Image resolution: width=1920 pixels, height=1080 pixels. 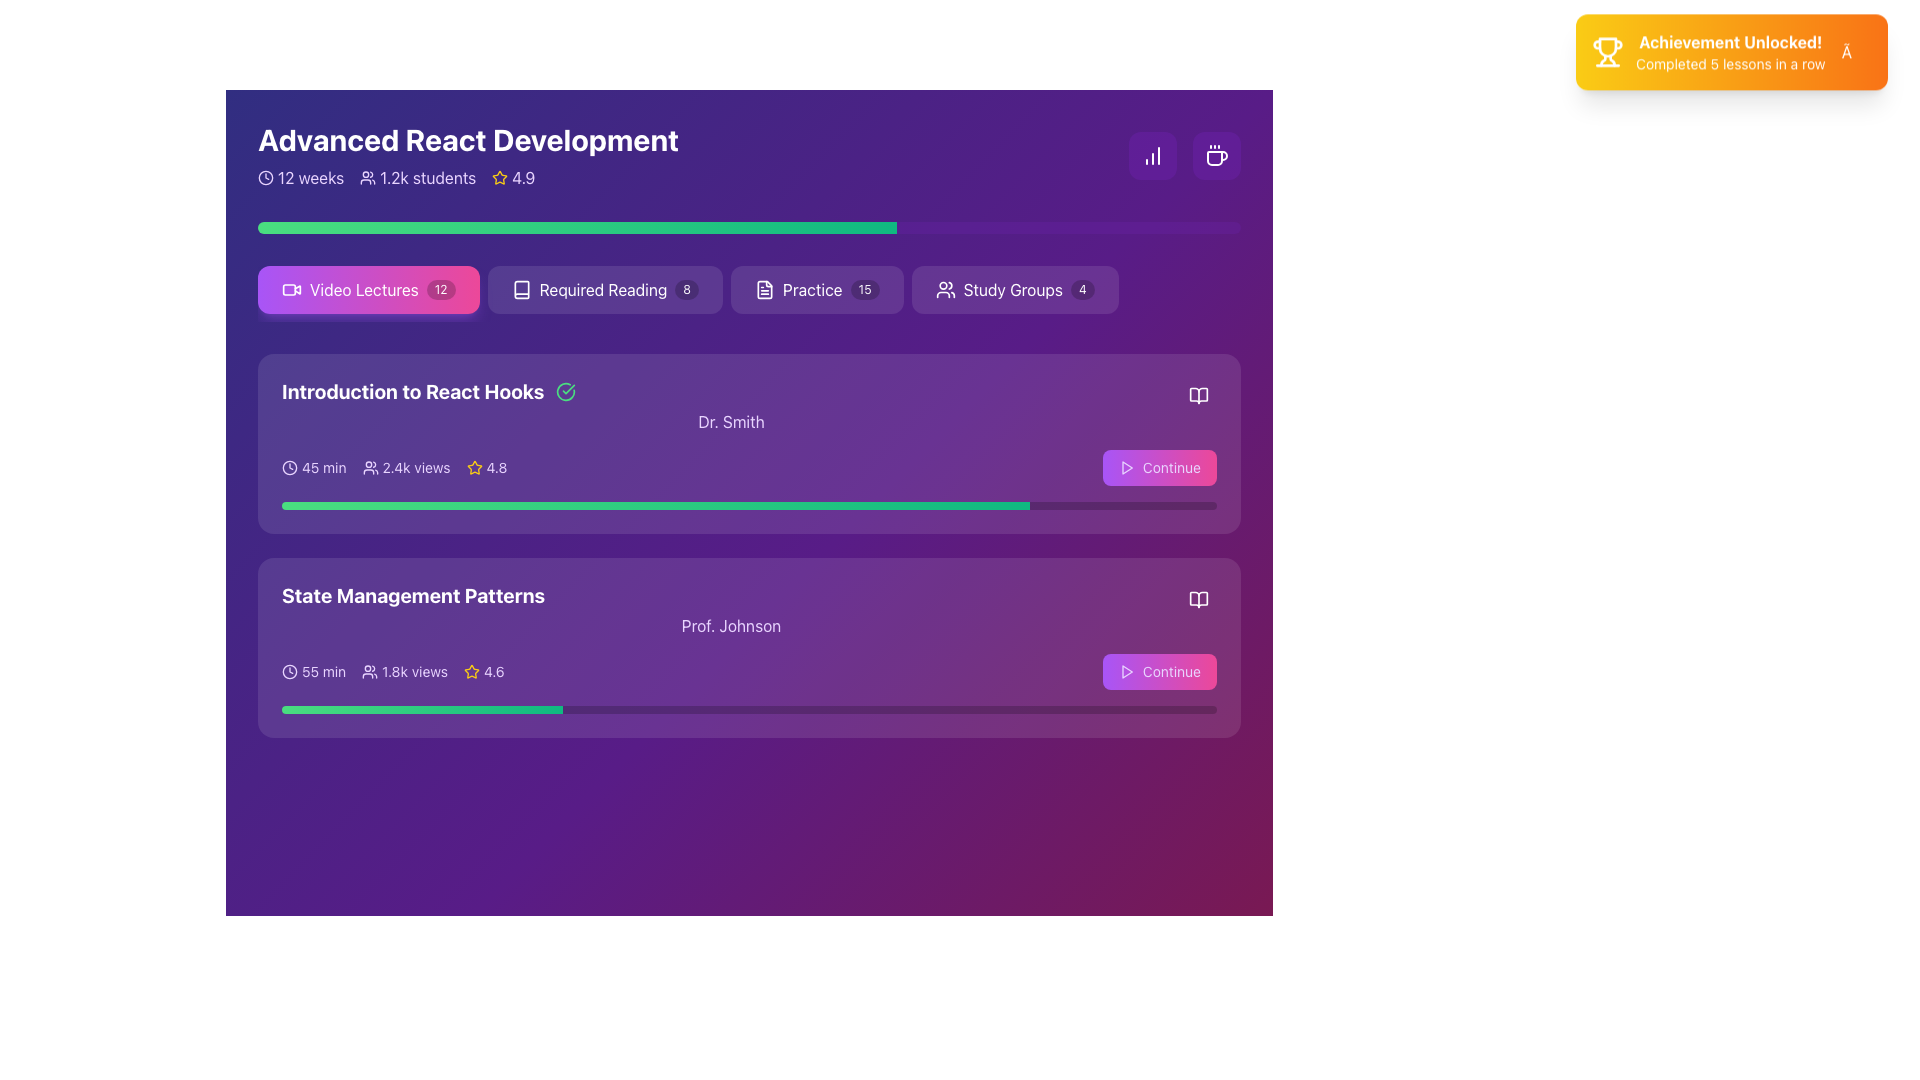 I want to click on the decorative rectangle element with rounded corners within the SVG icon located on the right side of the rectangular card in the second row, just leftward of the 'Continue' button, so click(x=288, y=289).